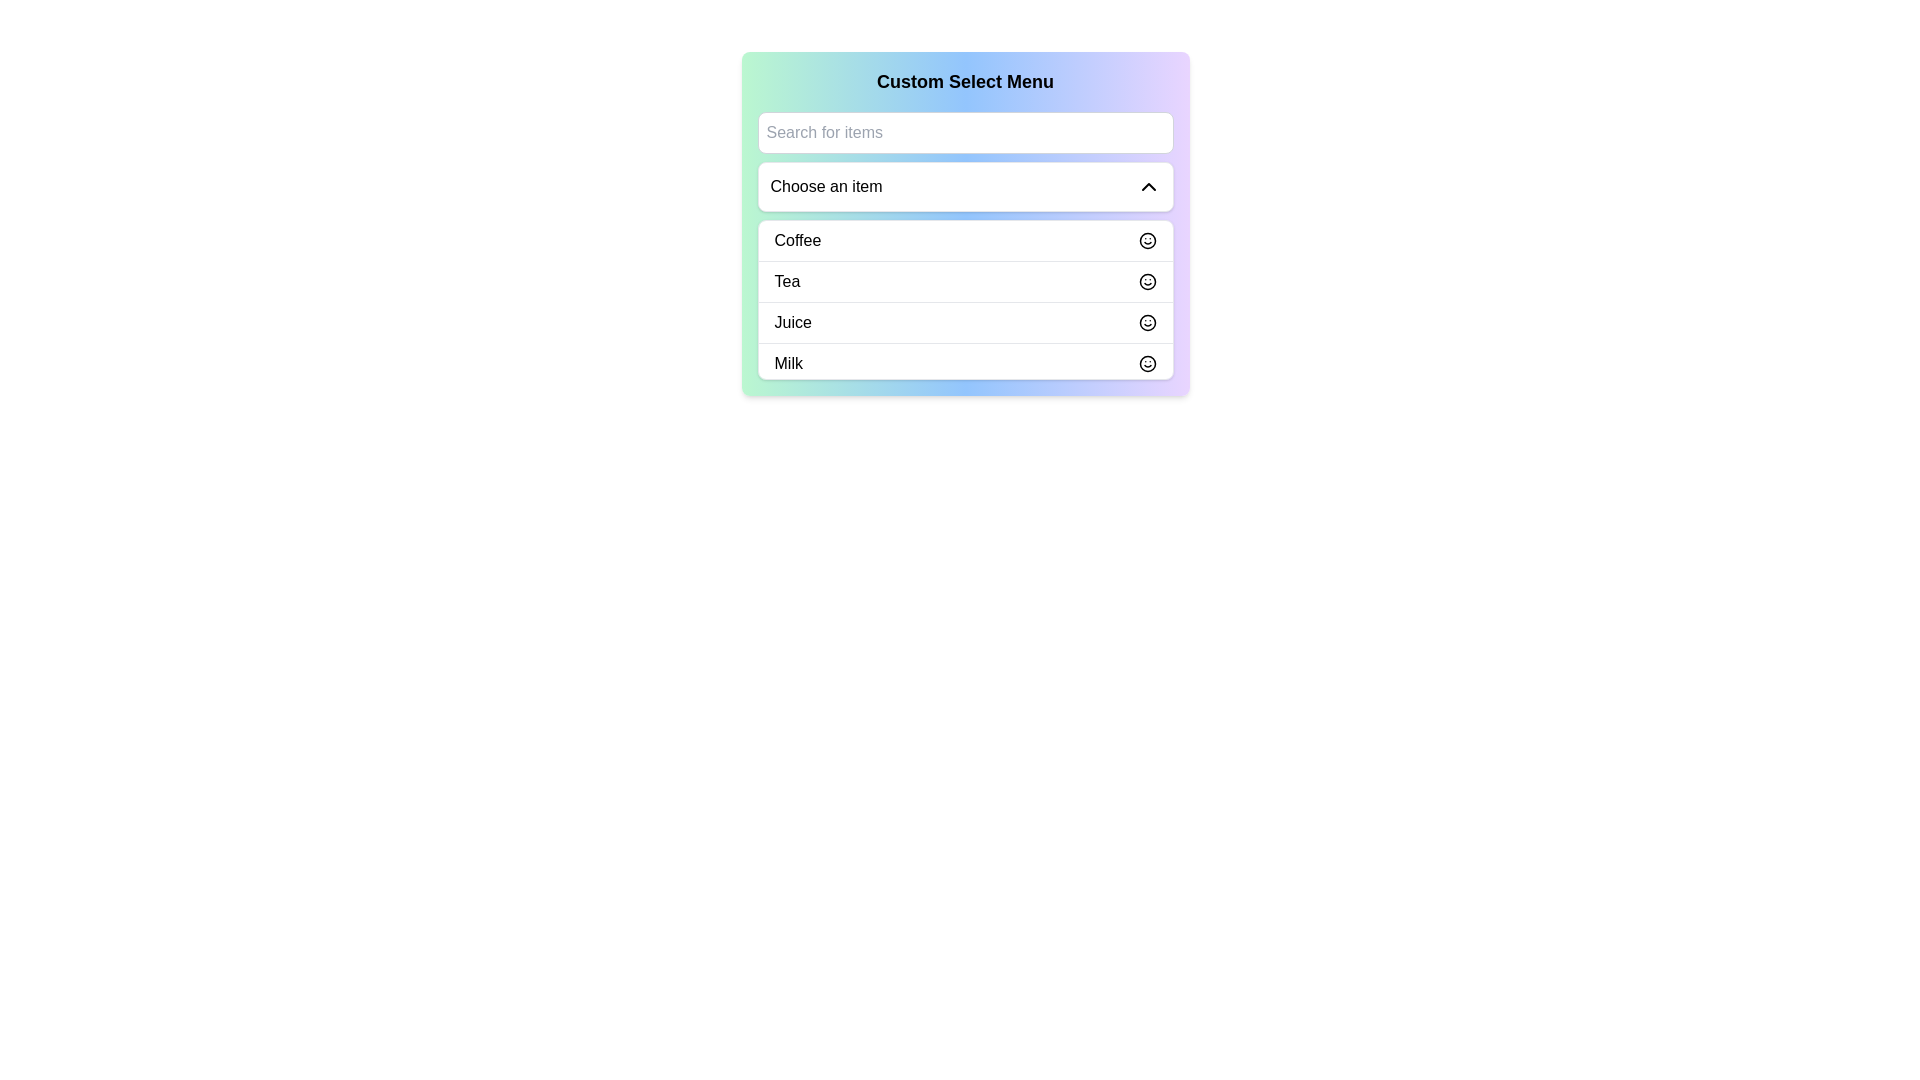 This screenshot has width=1920, height=1080. What do you see at coordinates (1147, 239) in the screenshot?
I see `the outermost circle of the smiley face icon located to the far-right of the 'Coffee' row in the vertical list of menu options` at bounding box center [1147, 239].